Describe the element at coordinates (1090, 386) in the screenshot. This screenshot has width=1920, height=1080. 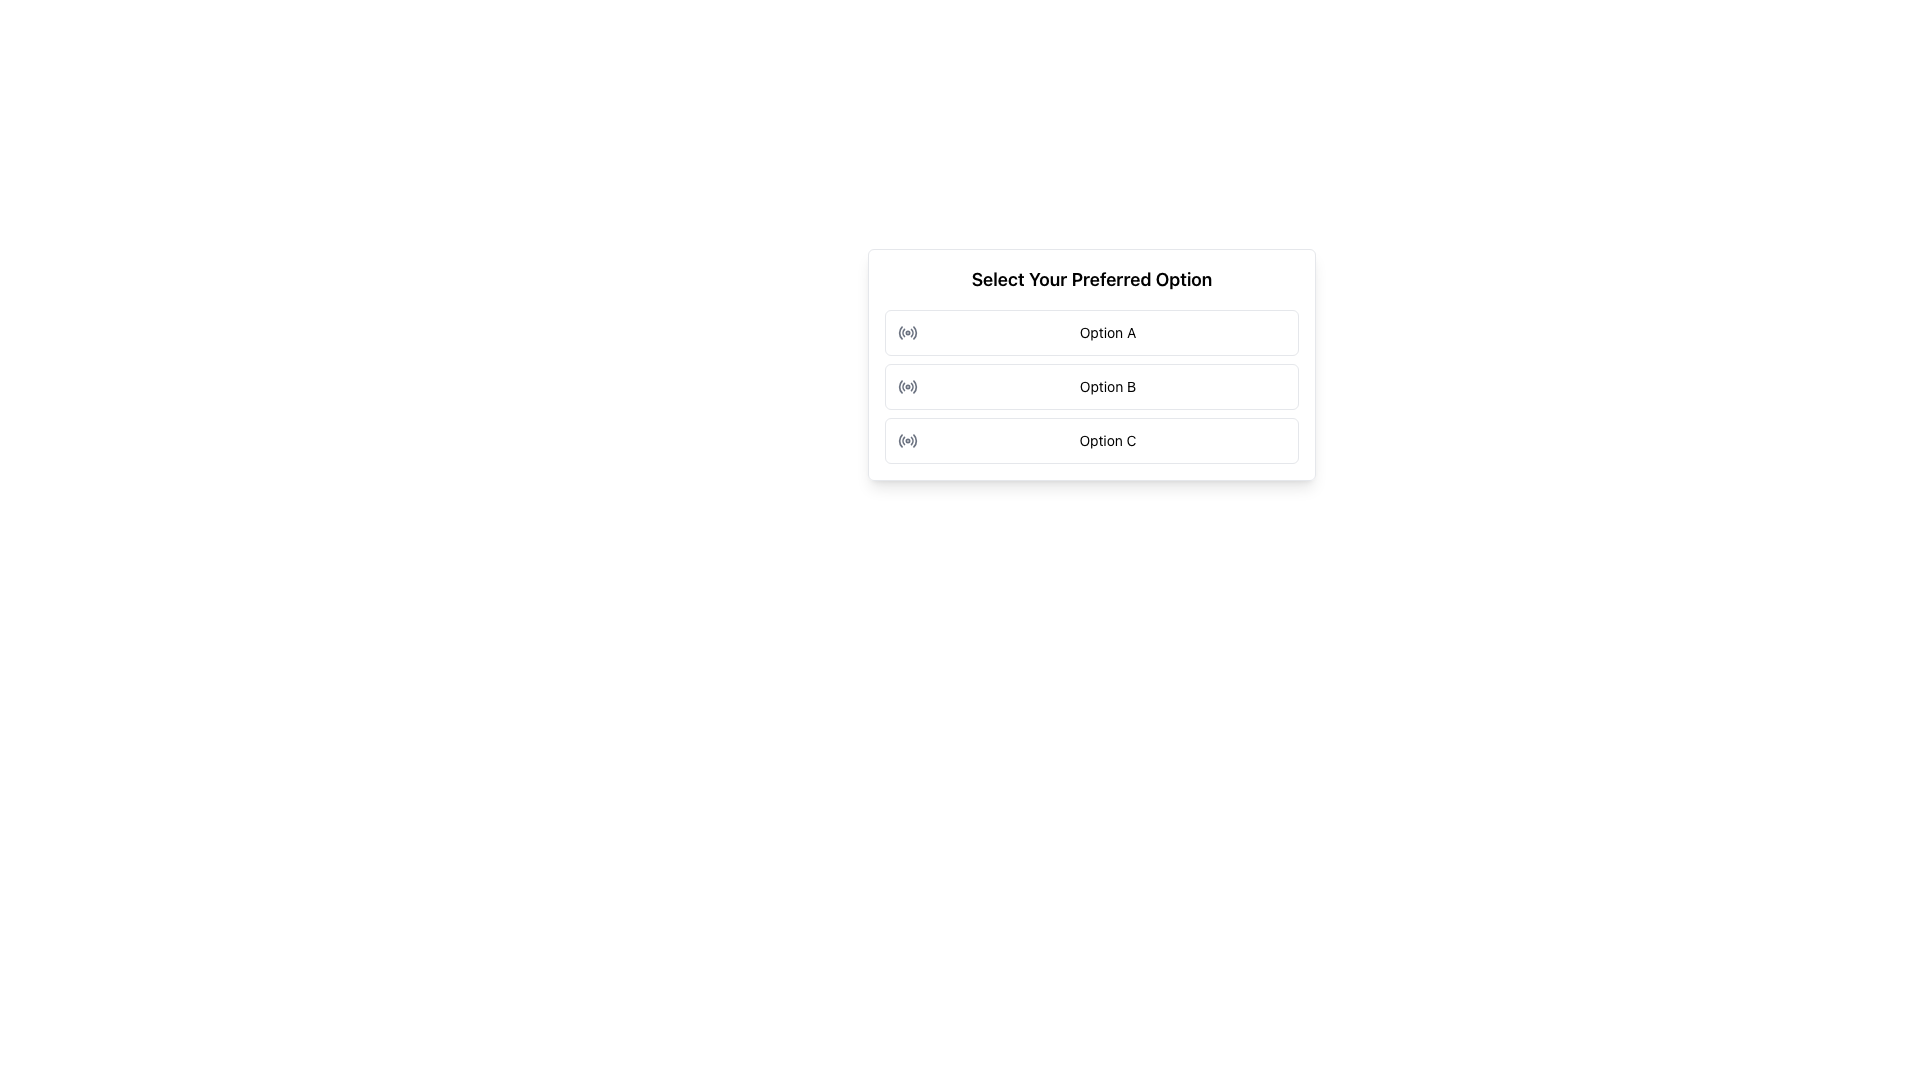
I see `the 'Option B' radio button` at that location.